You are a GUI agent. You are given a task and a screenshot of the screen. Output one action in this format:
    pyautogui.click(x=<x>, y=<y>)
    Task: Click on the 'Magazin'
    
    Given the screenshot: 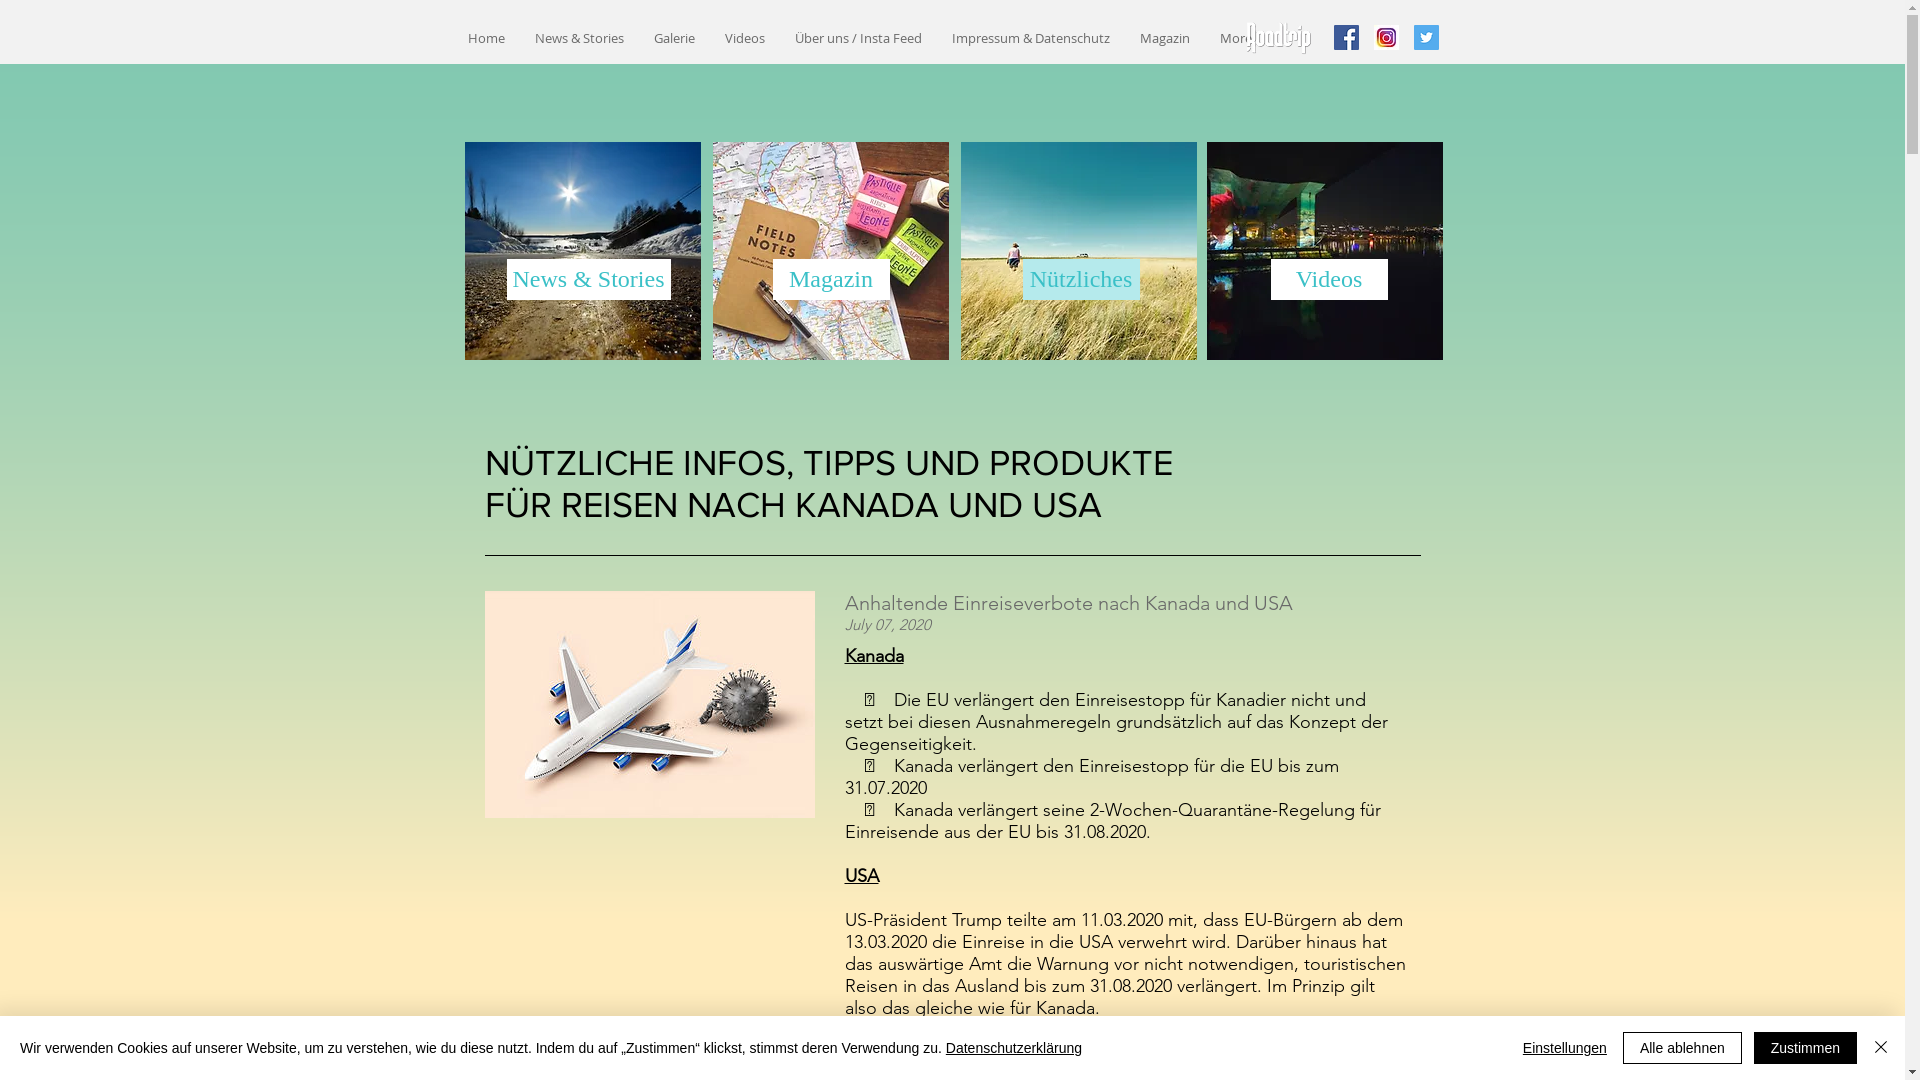 What is the action you would take?
    pyautogui.click(x=771, y=279)
    